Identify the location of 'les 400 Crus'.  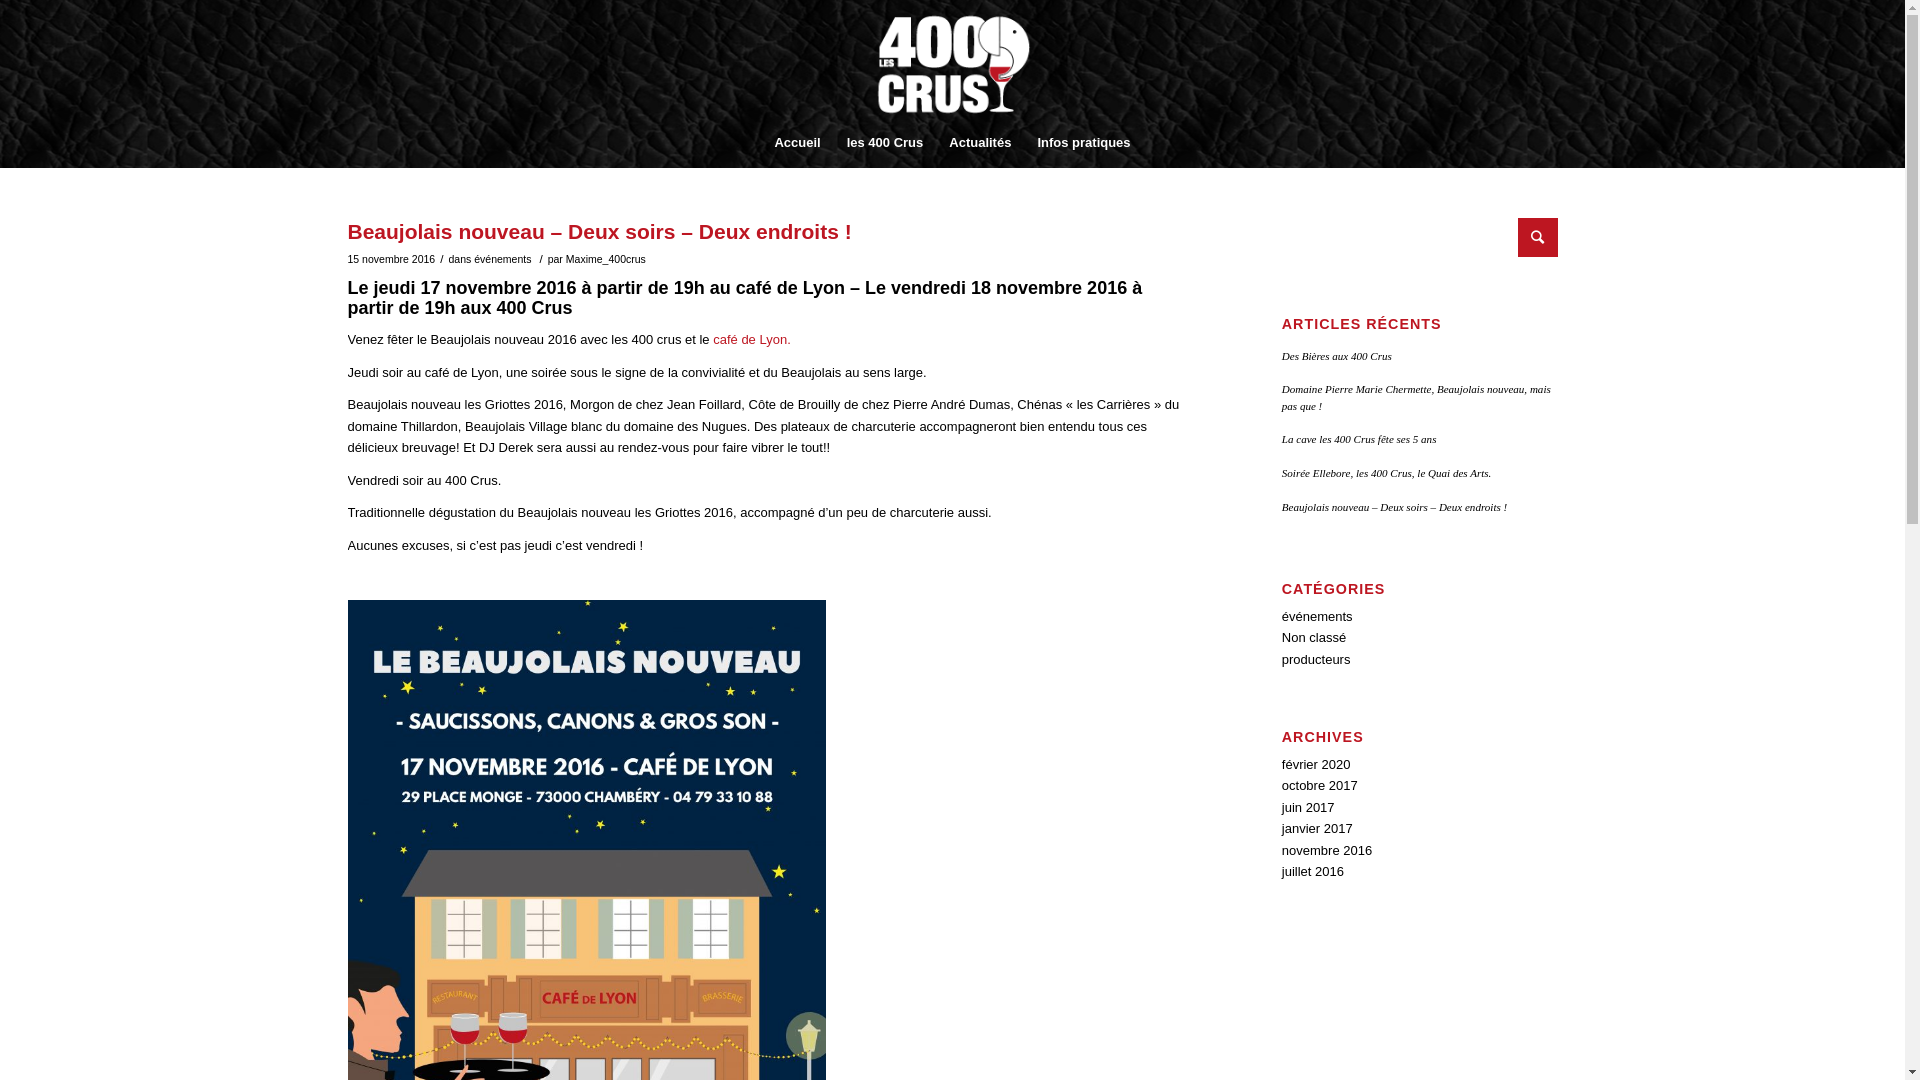
(884, 141).